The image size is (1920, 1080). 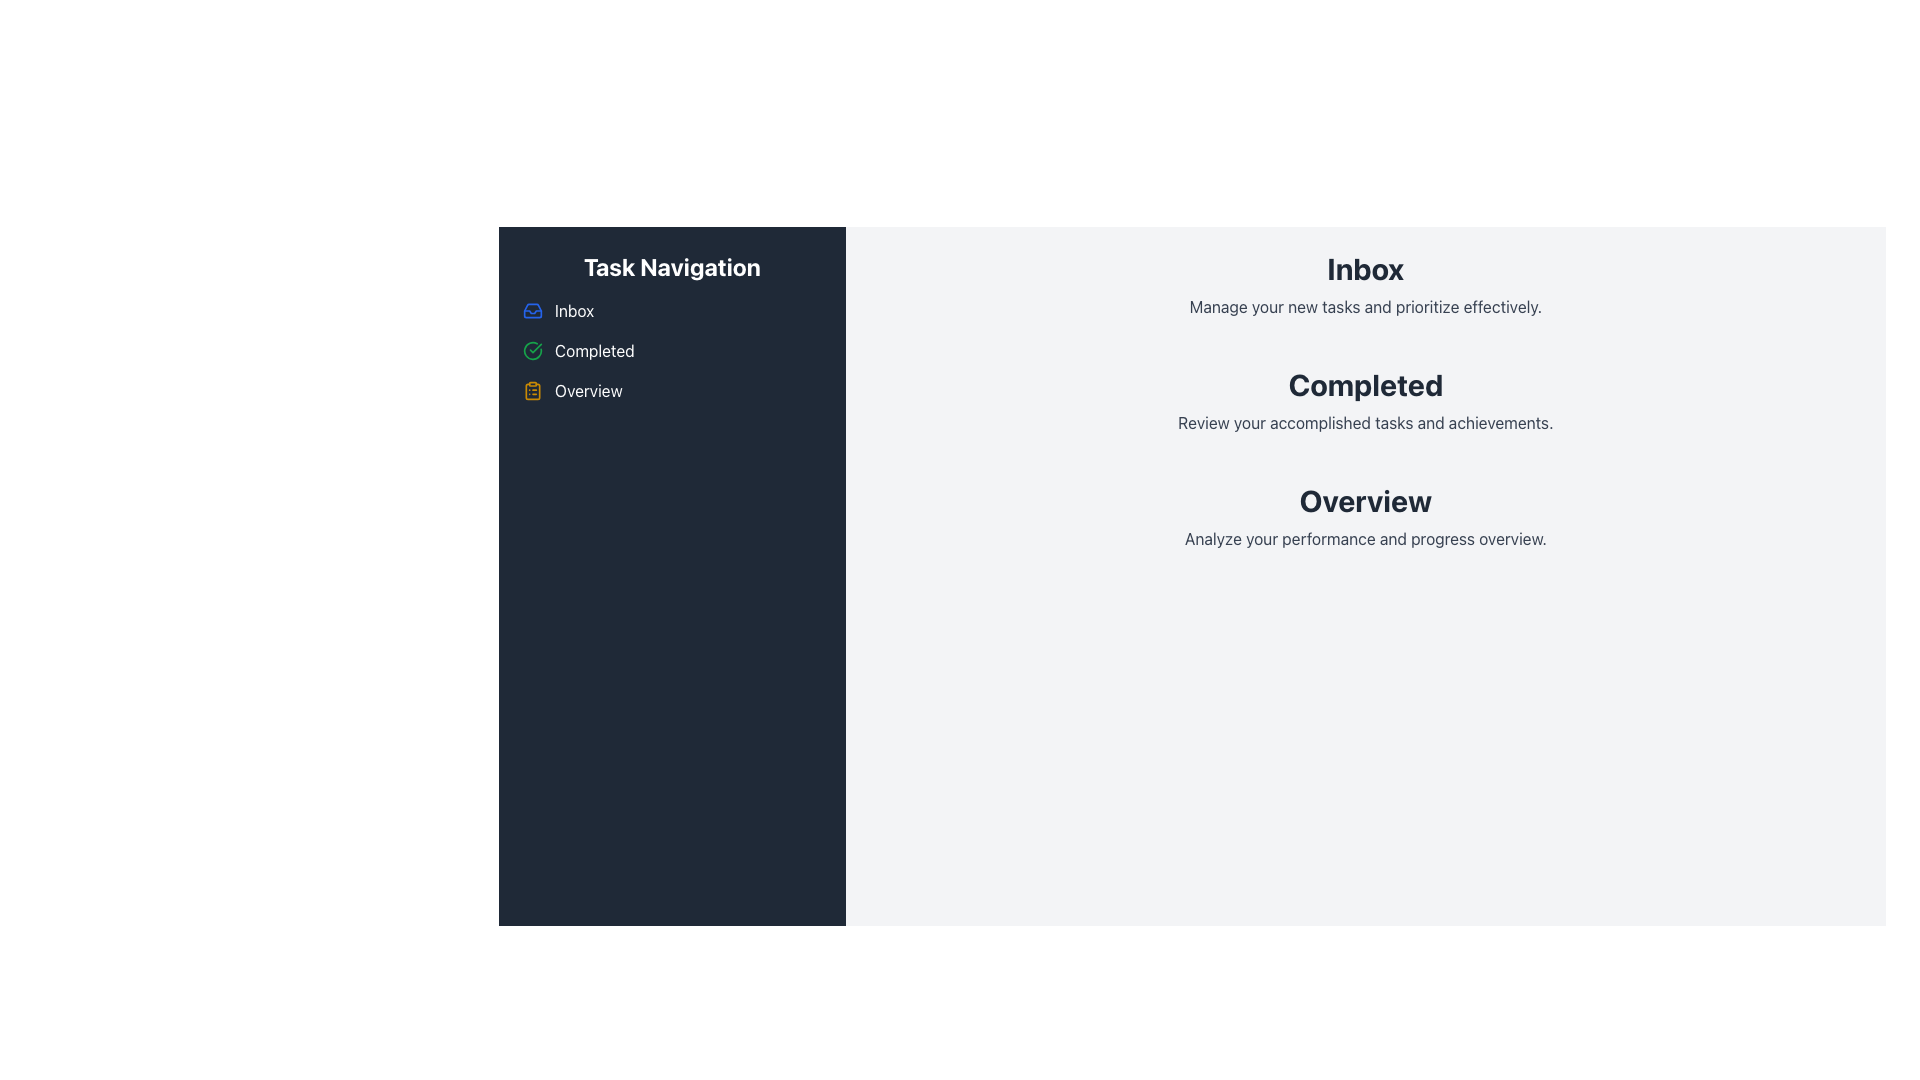 I want to click on the instructional text located directly below the 'Inbox' header in the right-side content area, which provides guidance on task management and prioritization, so click(x=1364, y=307).